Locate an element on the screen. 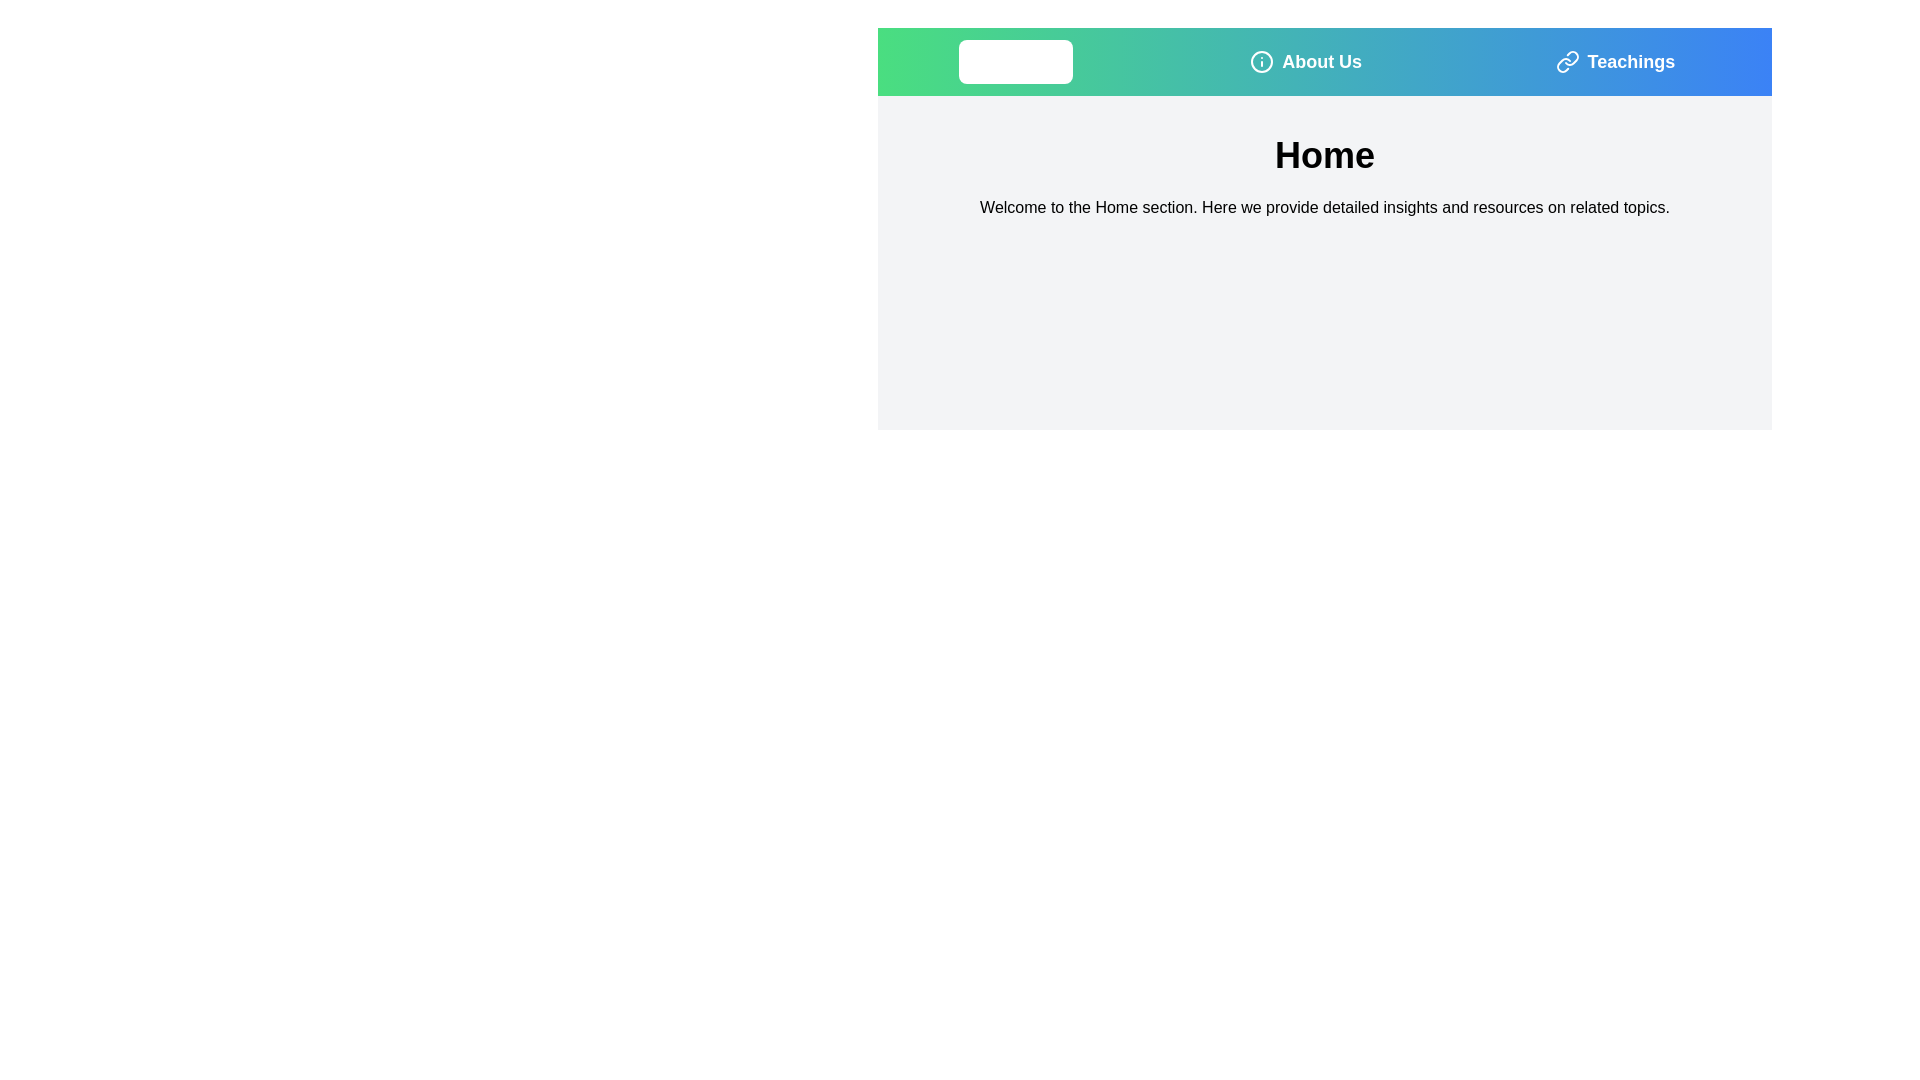 The height and width of the screenshot is (1080, 1920). the central circle of the information icon in the top navigation bar, which is located slightly to the right of the 'About Us' text and before the 'Teachings' link is located at coordinates (1261, 60).